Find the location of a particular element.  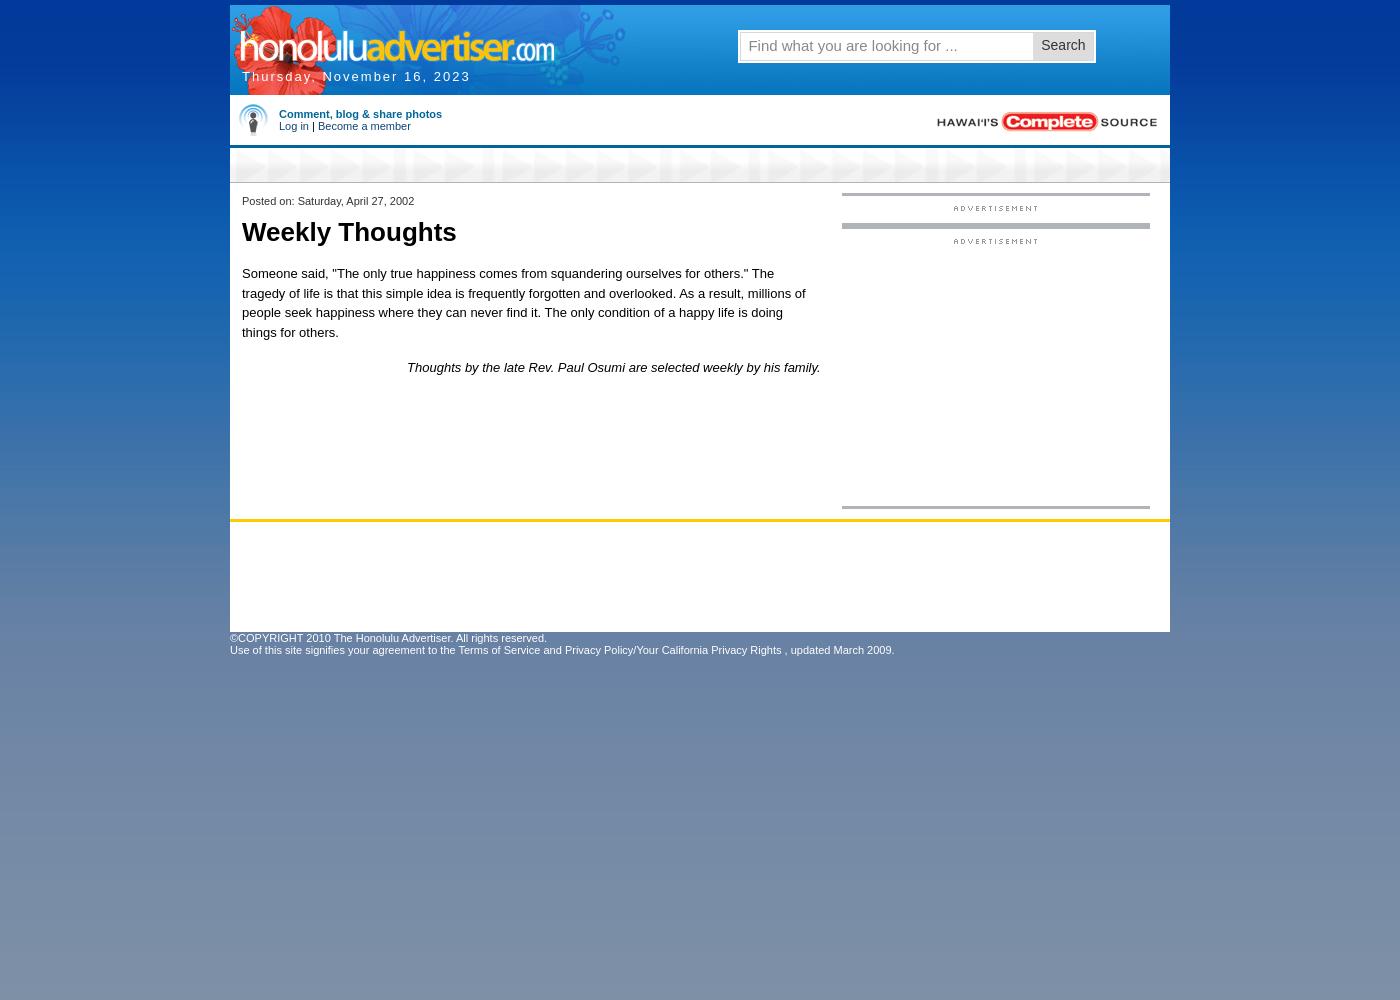

'Privacy Policy/Your California Privacy Rights' is located at coordinates (564, 650).